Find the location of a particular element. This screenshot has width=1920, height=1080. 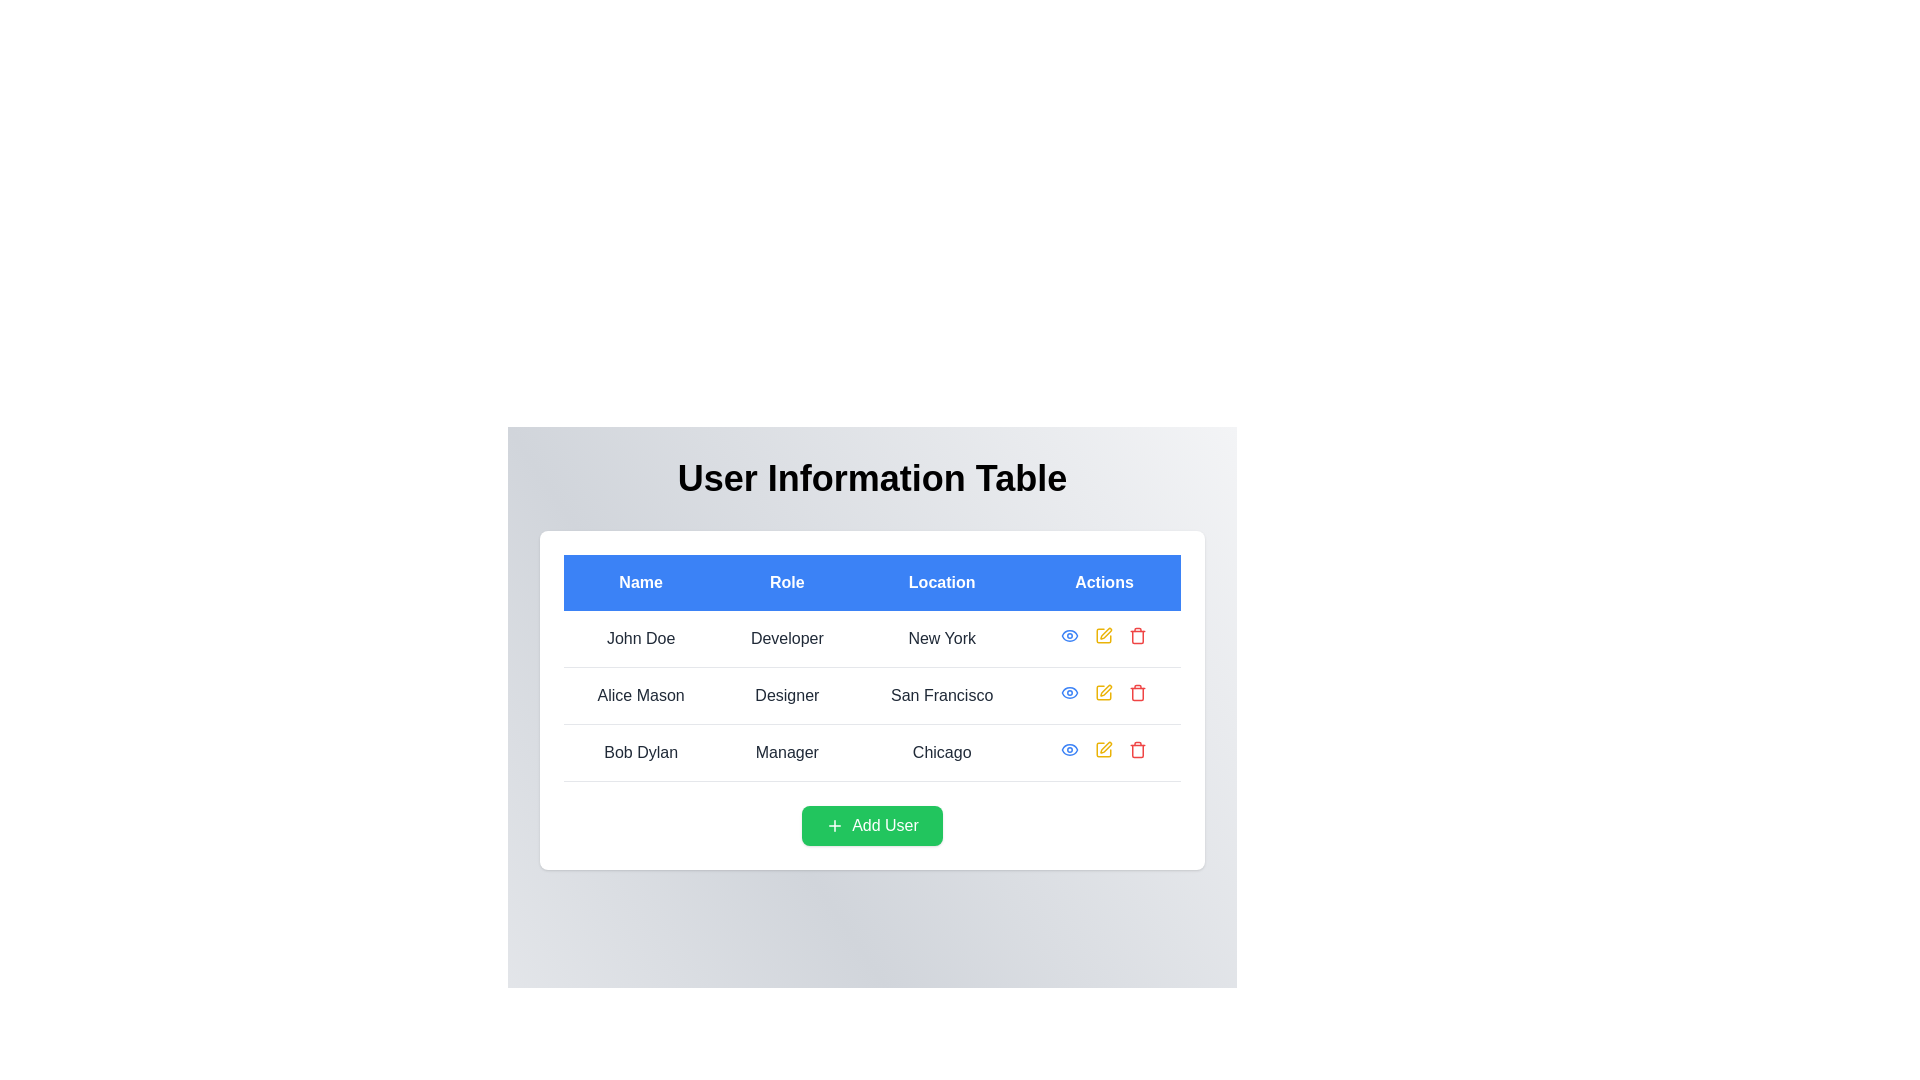

the text label displaying 'John Doe' in the user information table, located under the 'Name' column is located at coordinates (641, 639).